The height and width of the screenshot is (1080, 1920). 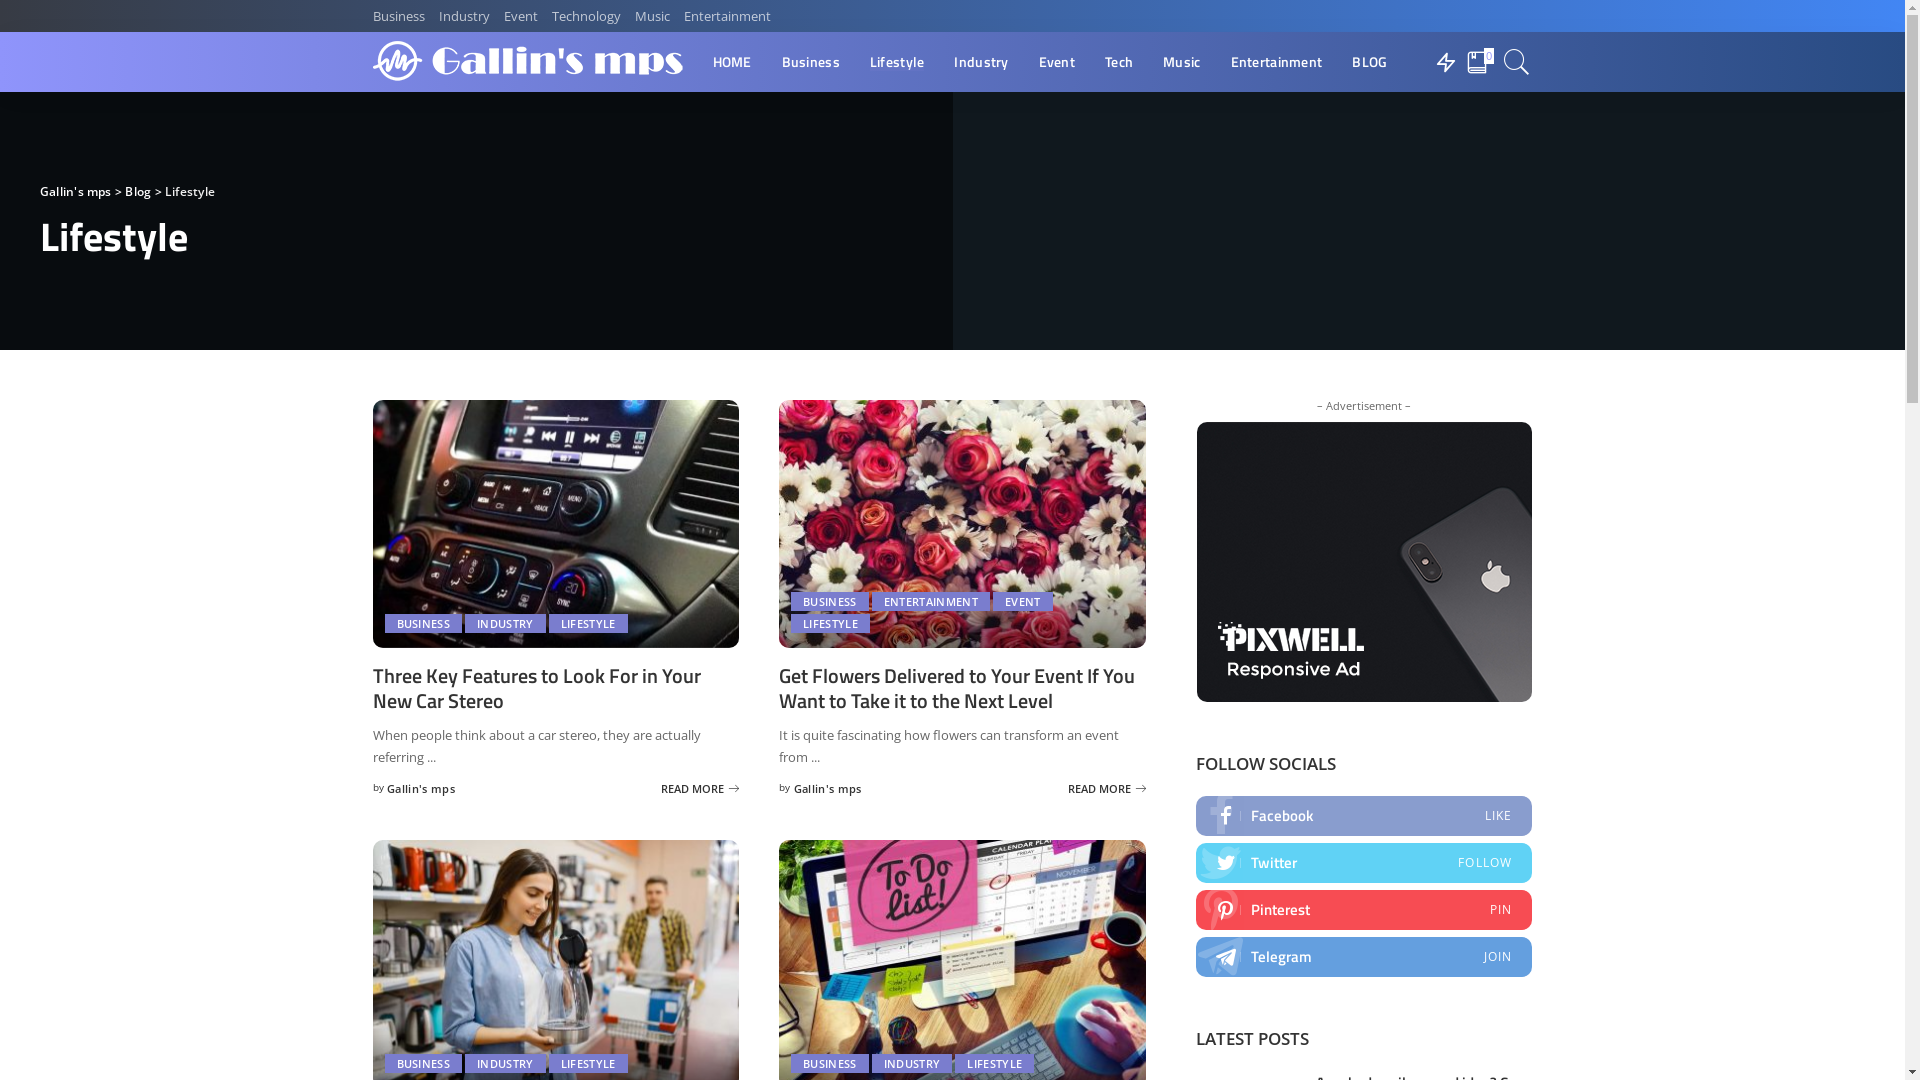 I want to click on 'Blog', so click(x=137, y=191).